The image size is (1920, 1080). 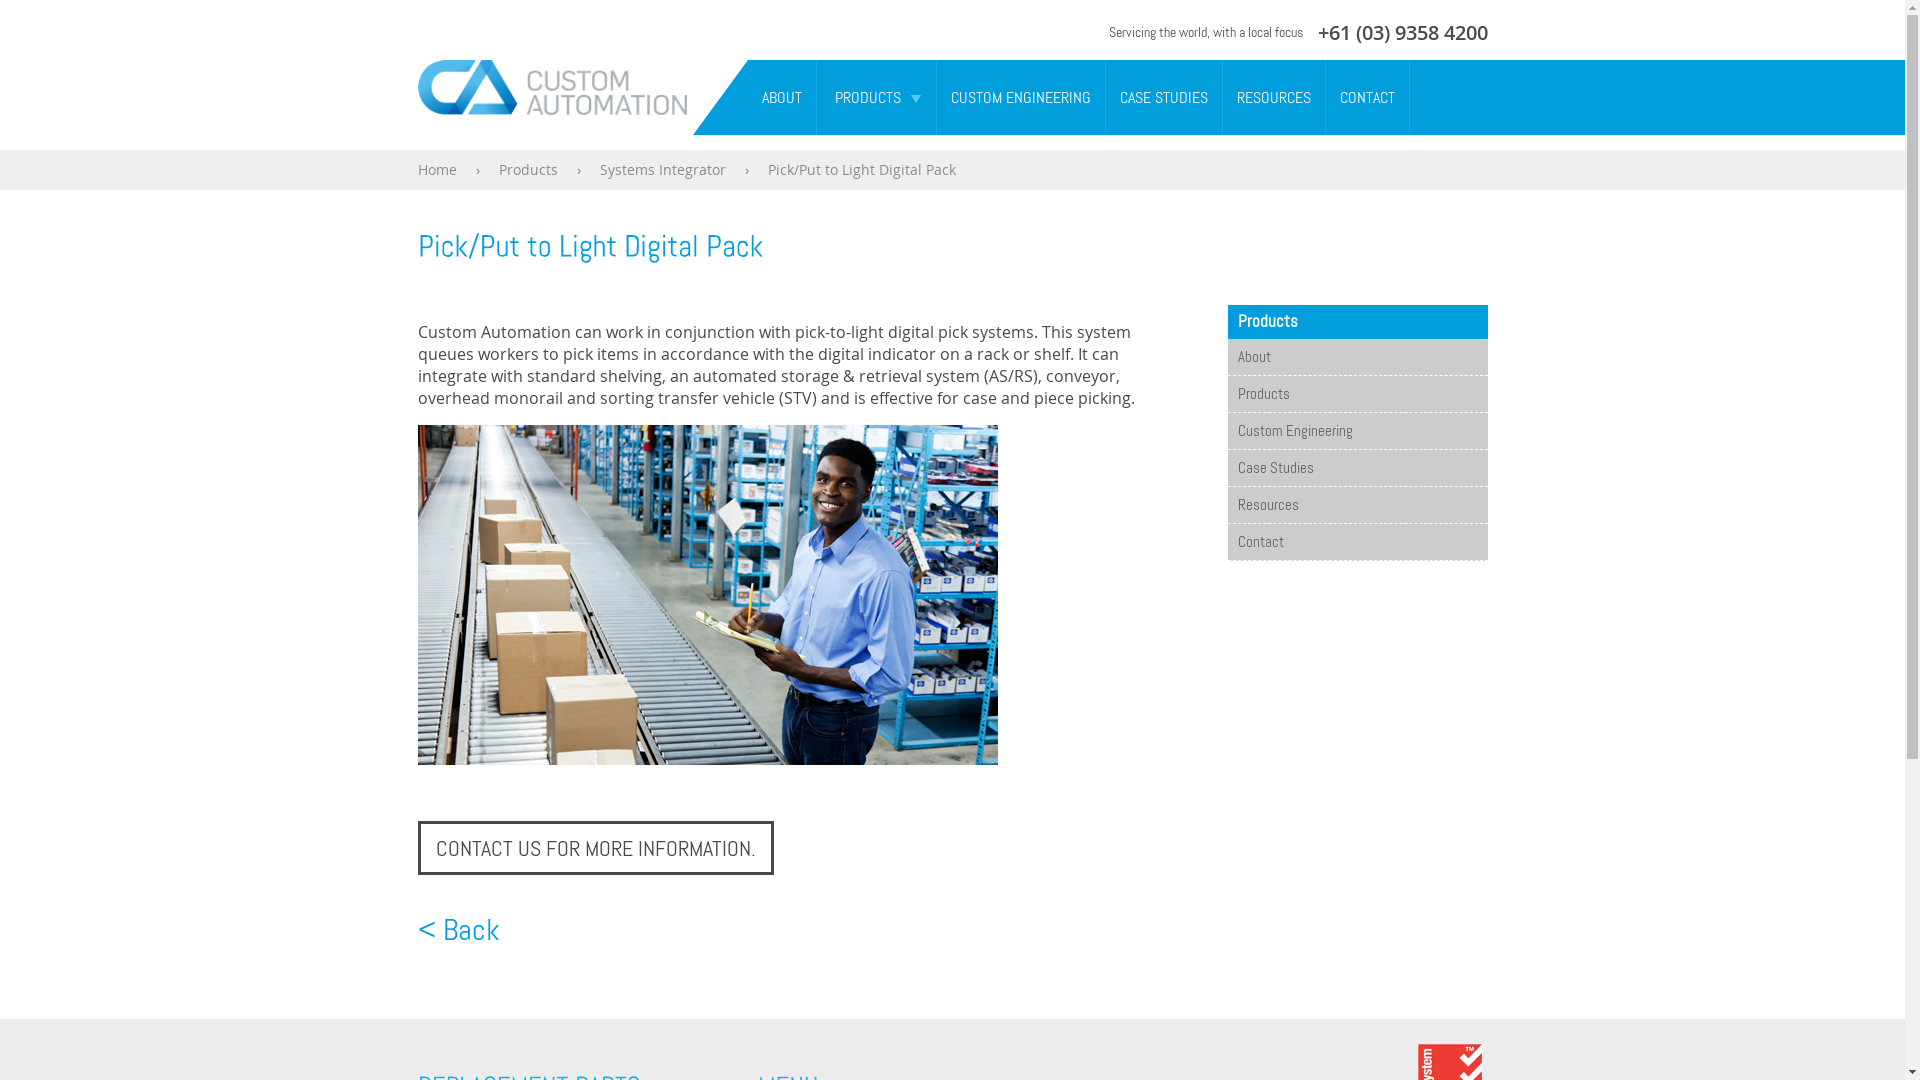 I want to click on '+61 (03) 9358 4200', so click(x=1401, y=32).